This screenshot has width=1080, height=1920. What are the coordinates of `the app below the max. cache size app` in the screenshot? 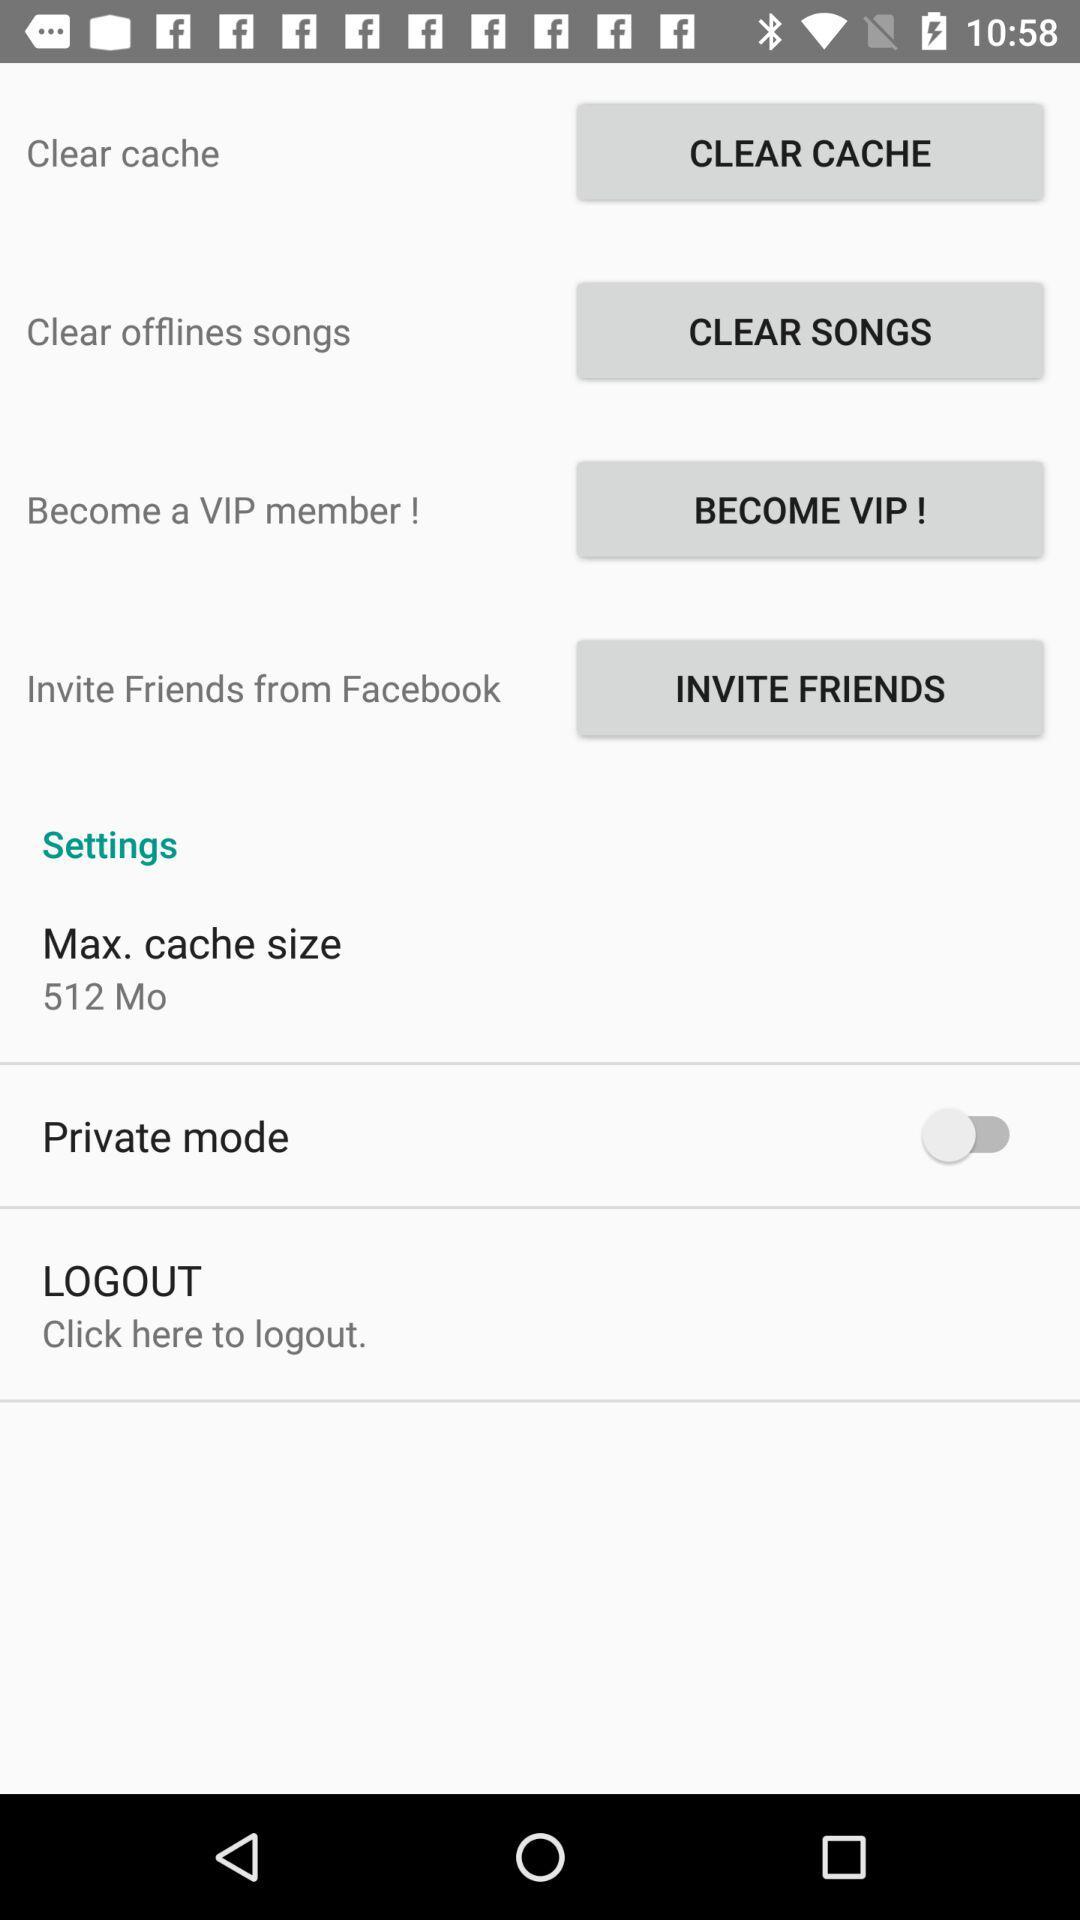 It's located at (104, 995).